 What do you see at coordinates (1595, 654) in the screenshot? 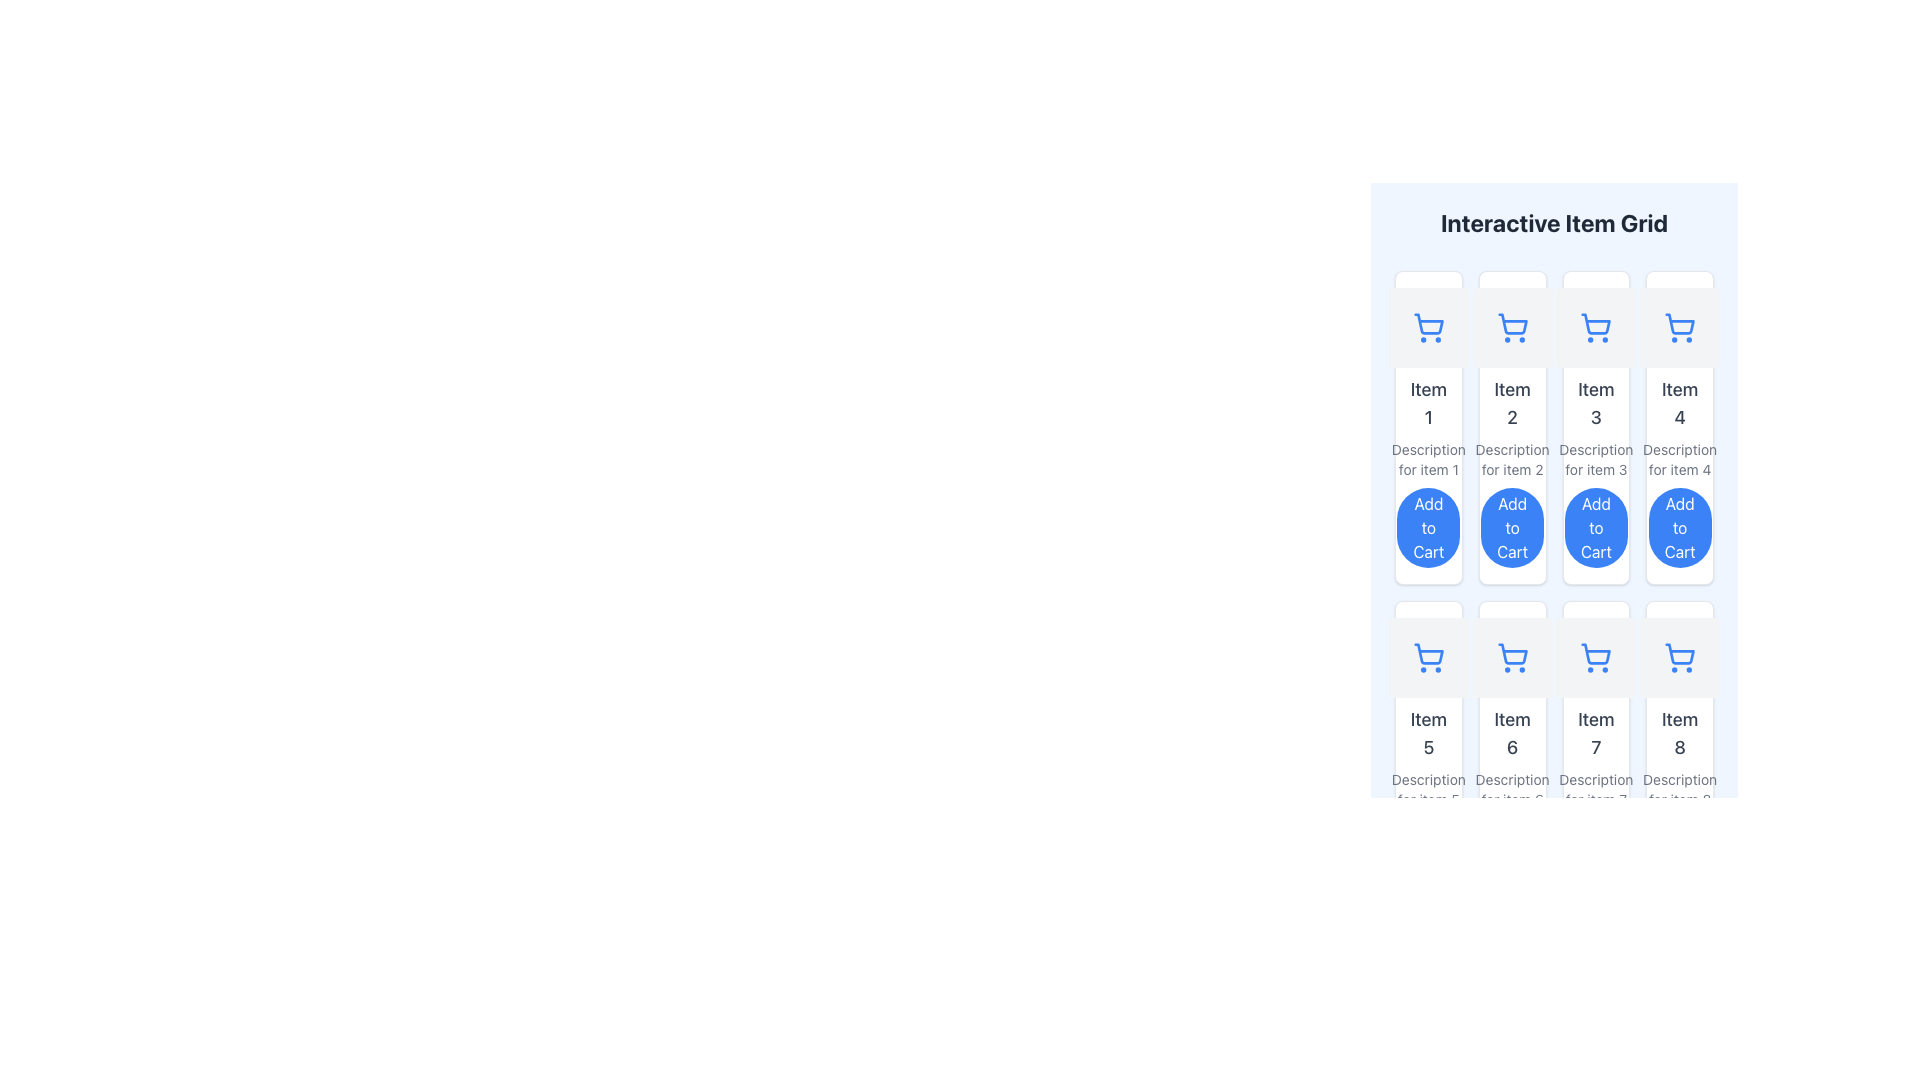
I see `the shopping cart icon located in the second row and third column of the grid, beneath the 'Item 7' label` at bounding box center [1595, 654].